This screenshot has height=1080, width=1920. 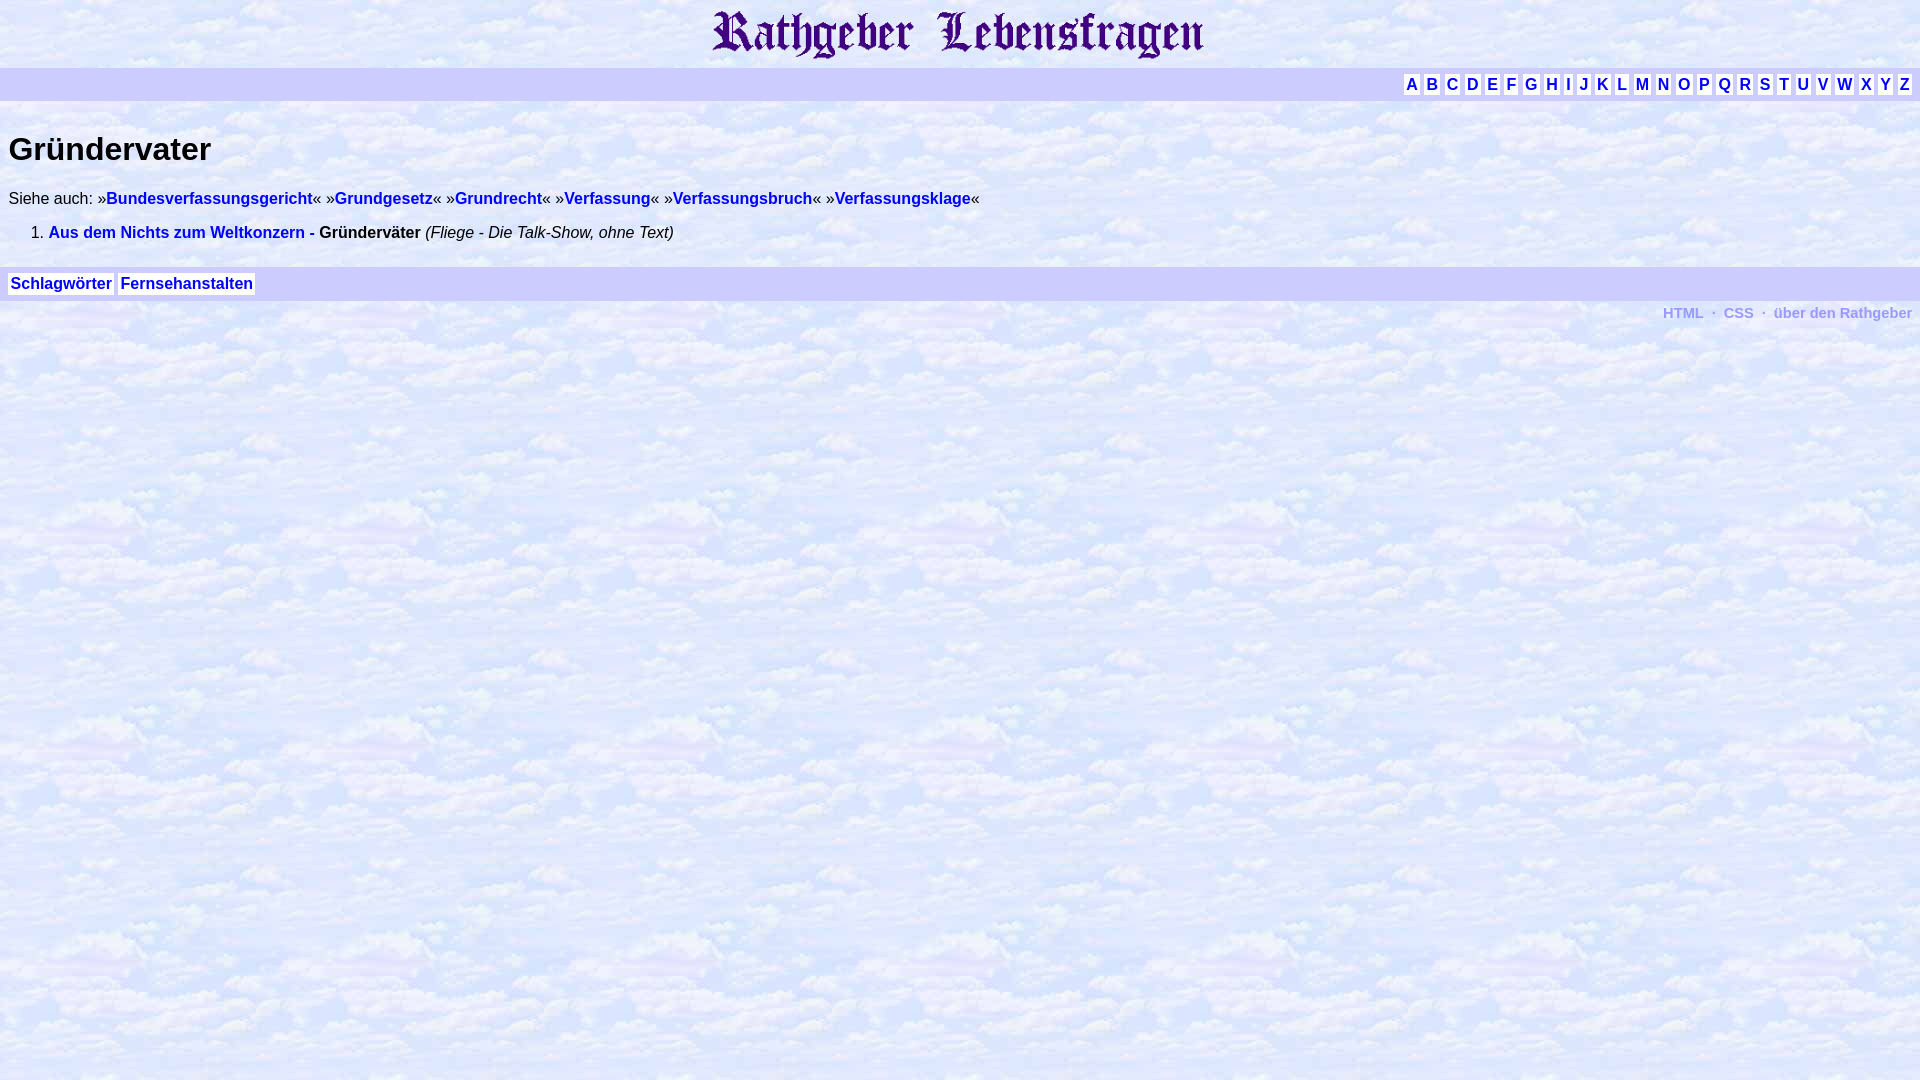 What do you see at coordinates (1865, 83) in the screenshot?
I see `'X'` at bounding box center [1865, 83].